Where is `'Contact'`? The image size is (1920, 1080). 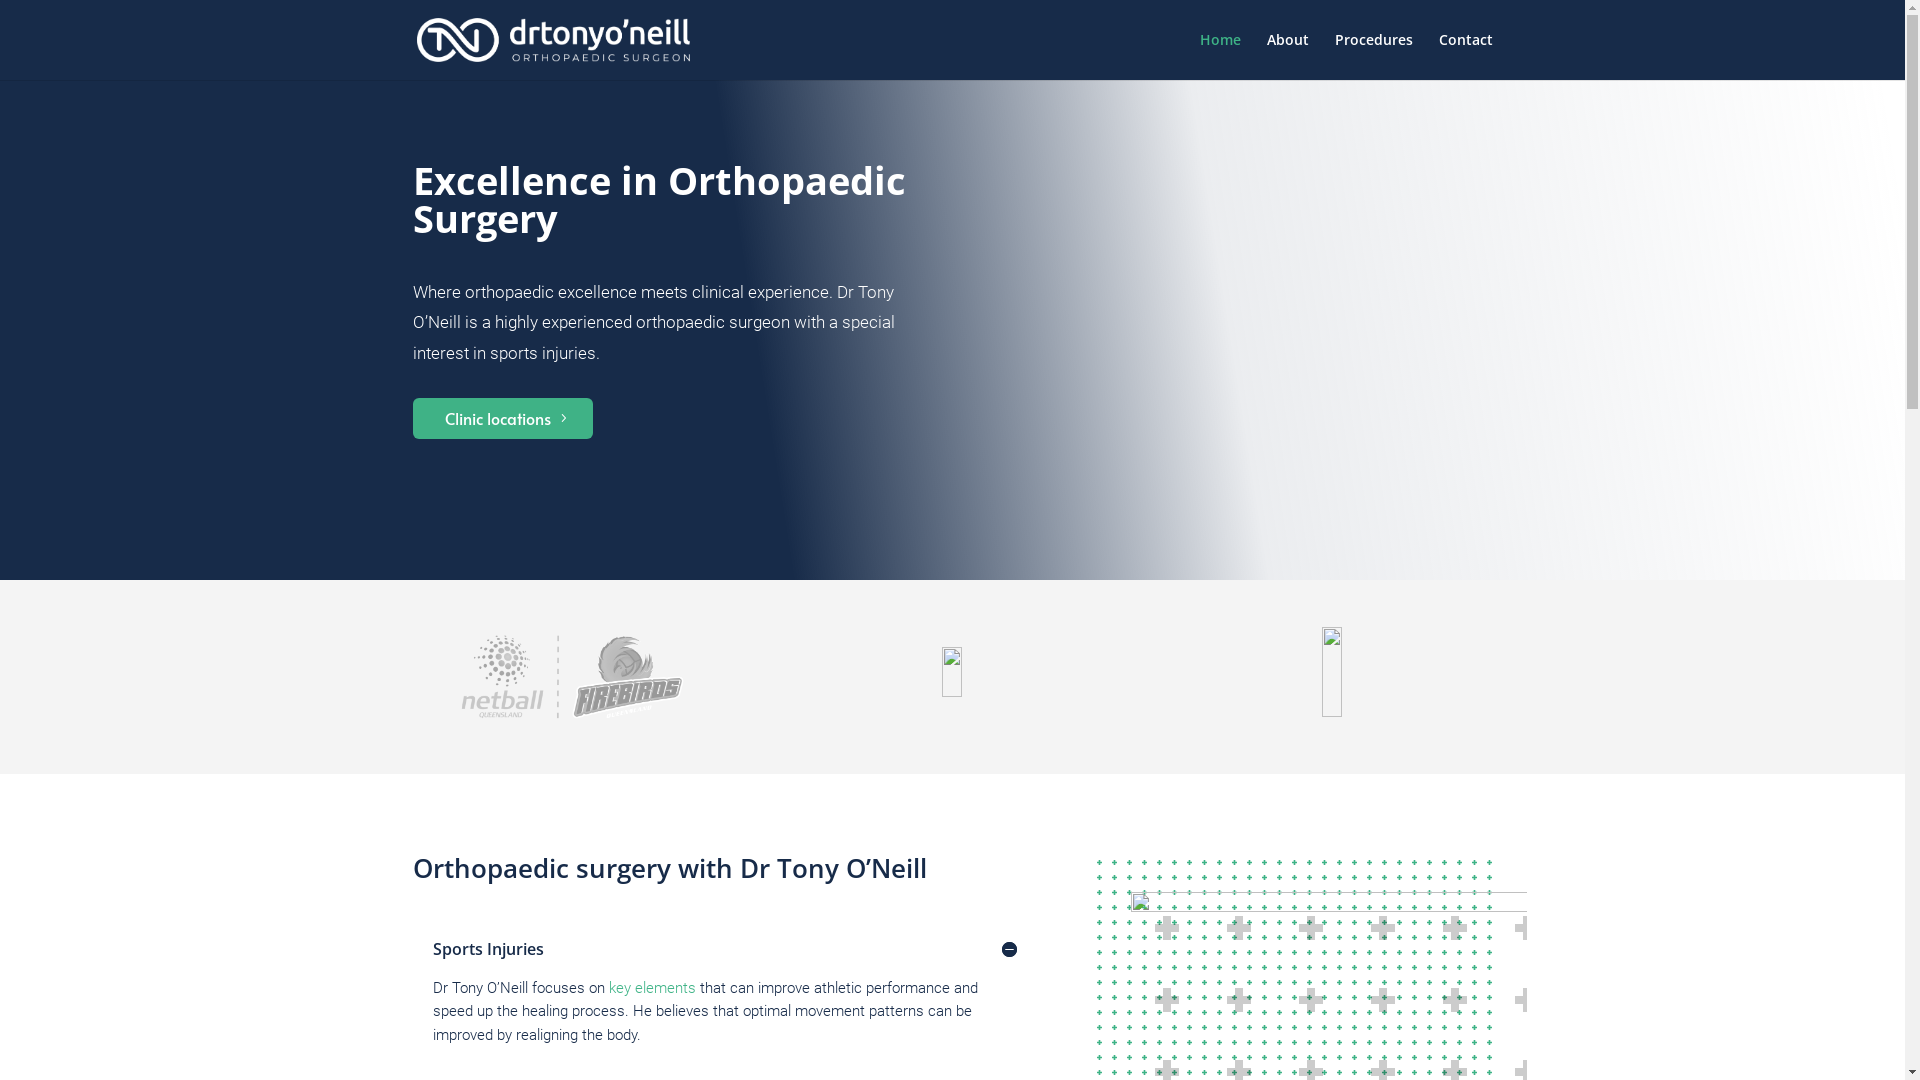
'Contact' is located at coordinates (1464, 55).